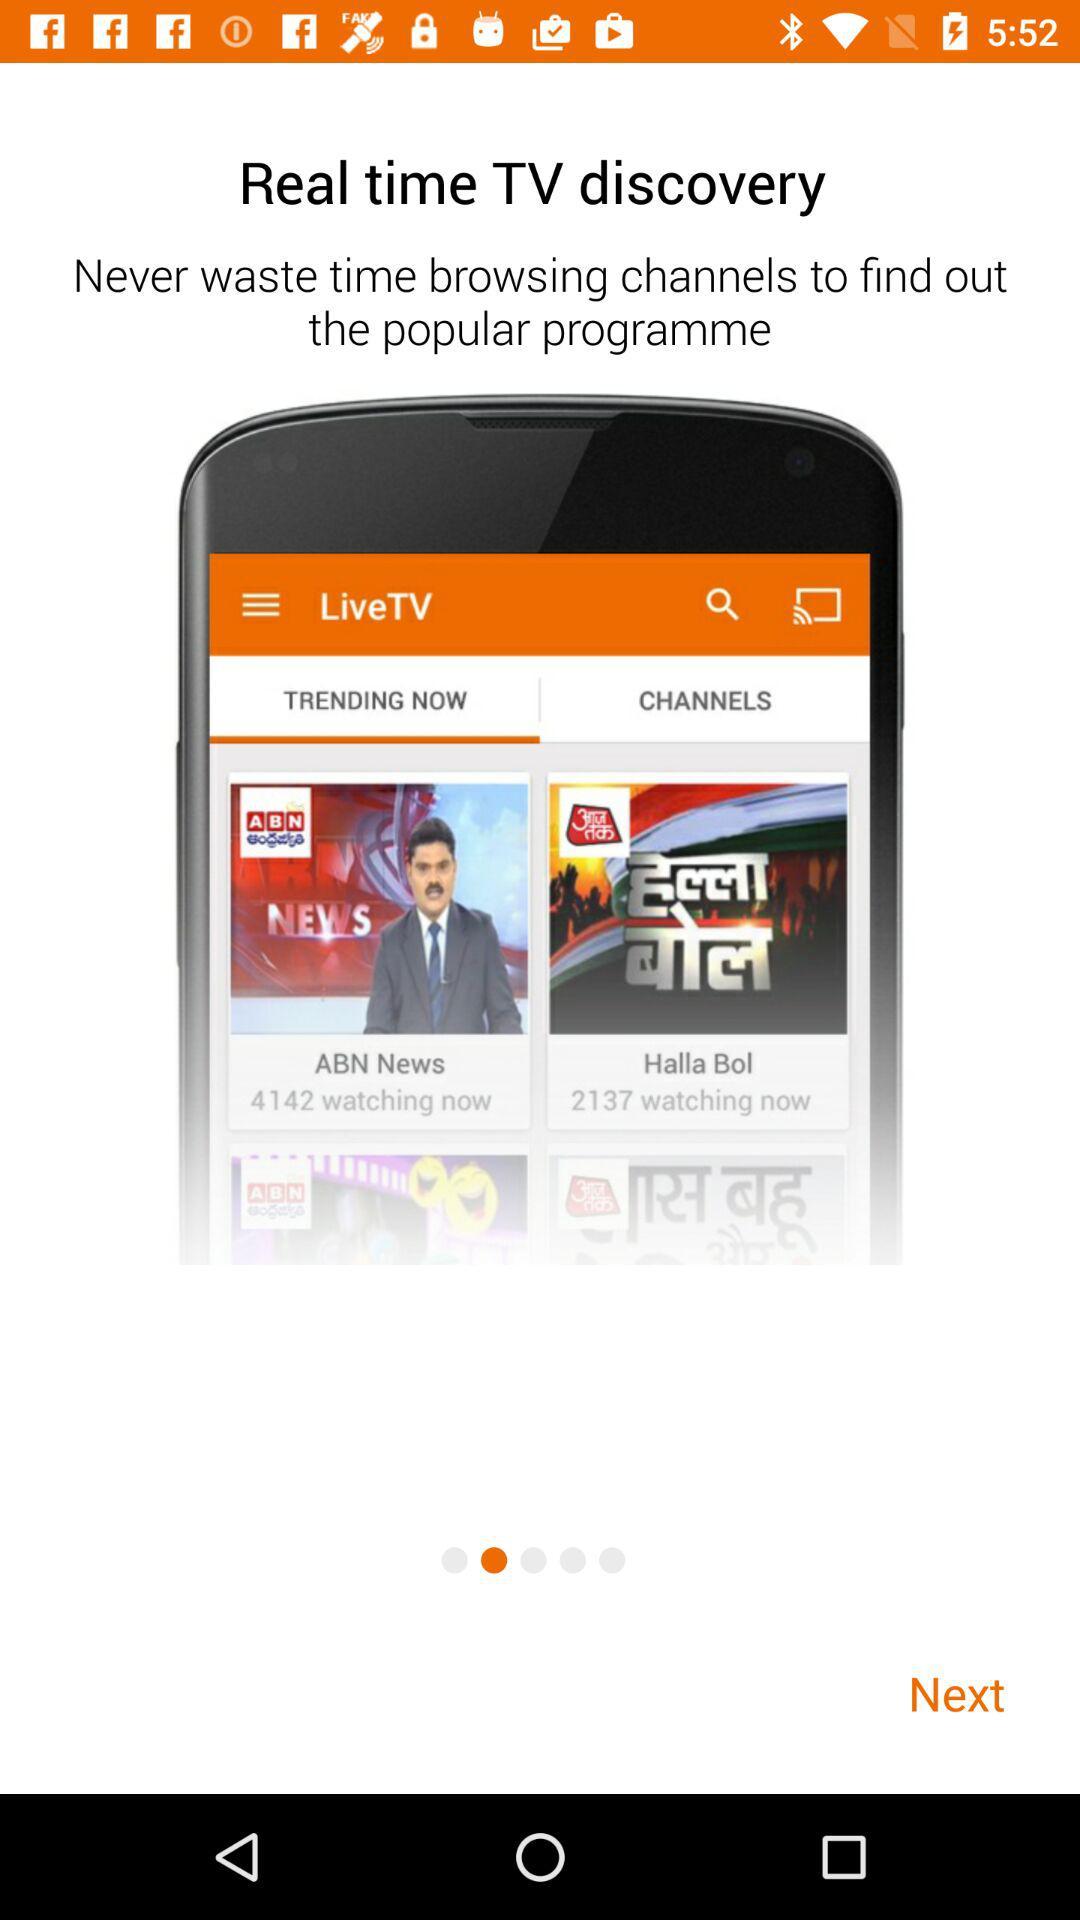 The height and width of the screenshot is (1920, 1080). I want to click on the next at the bottom right corner, so click(955, 1692).